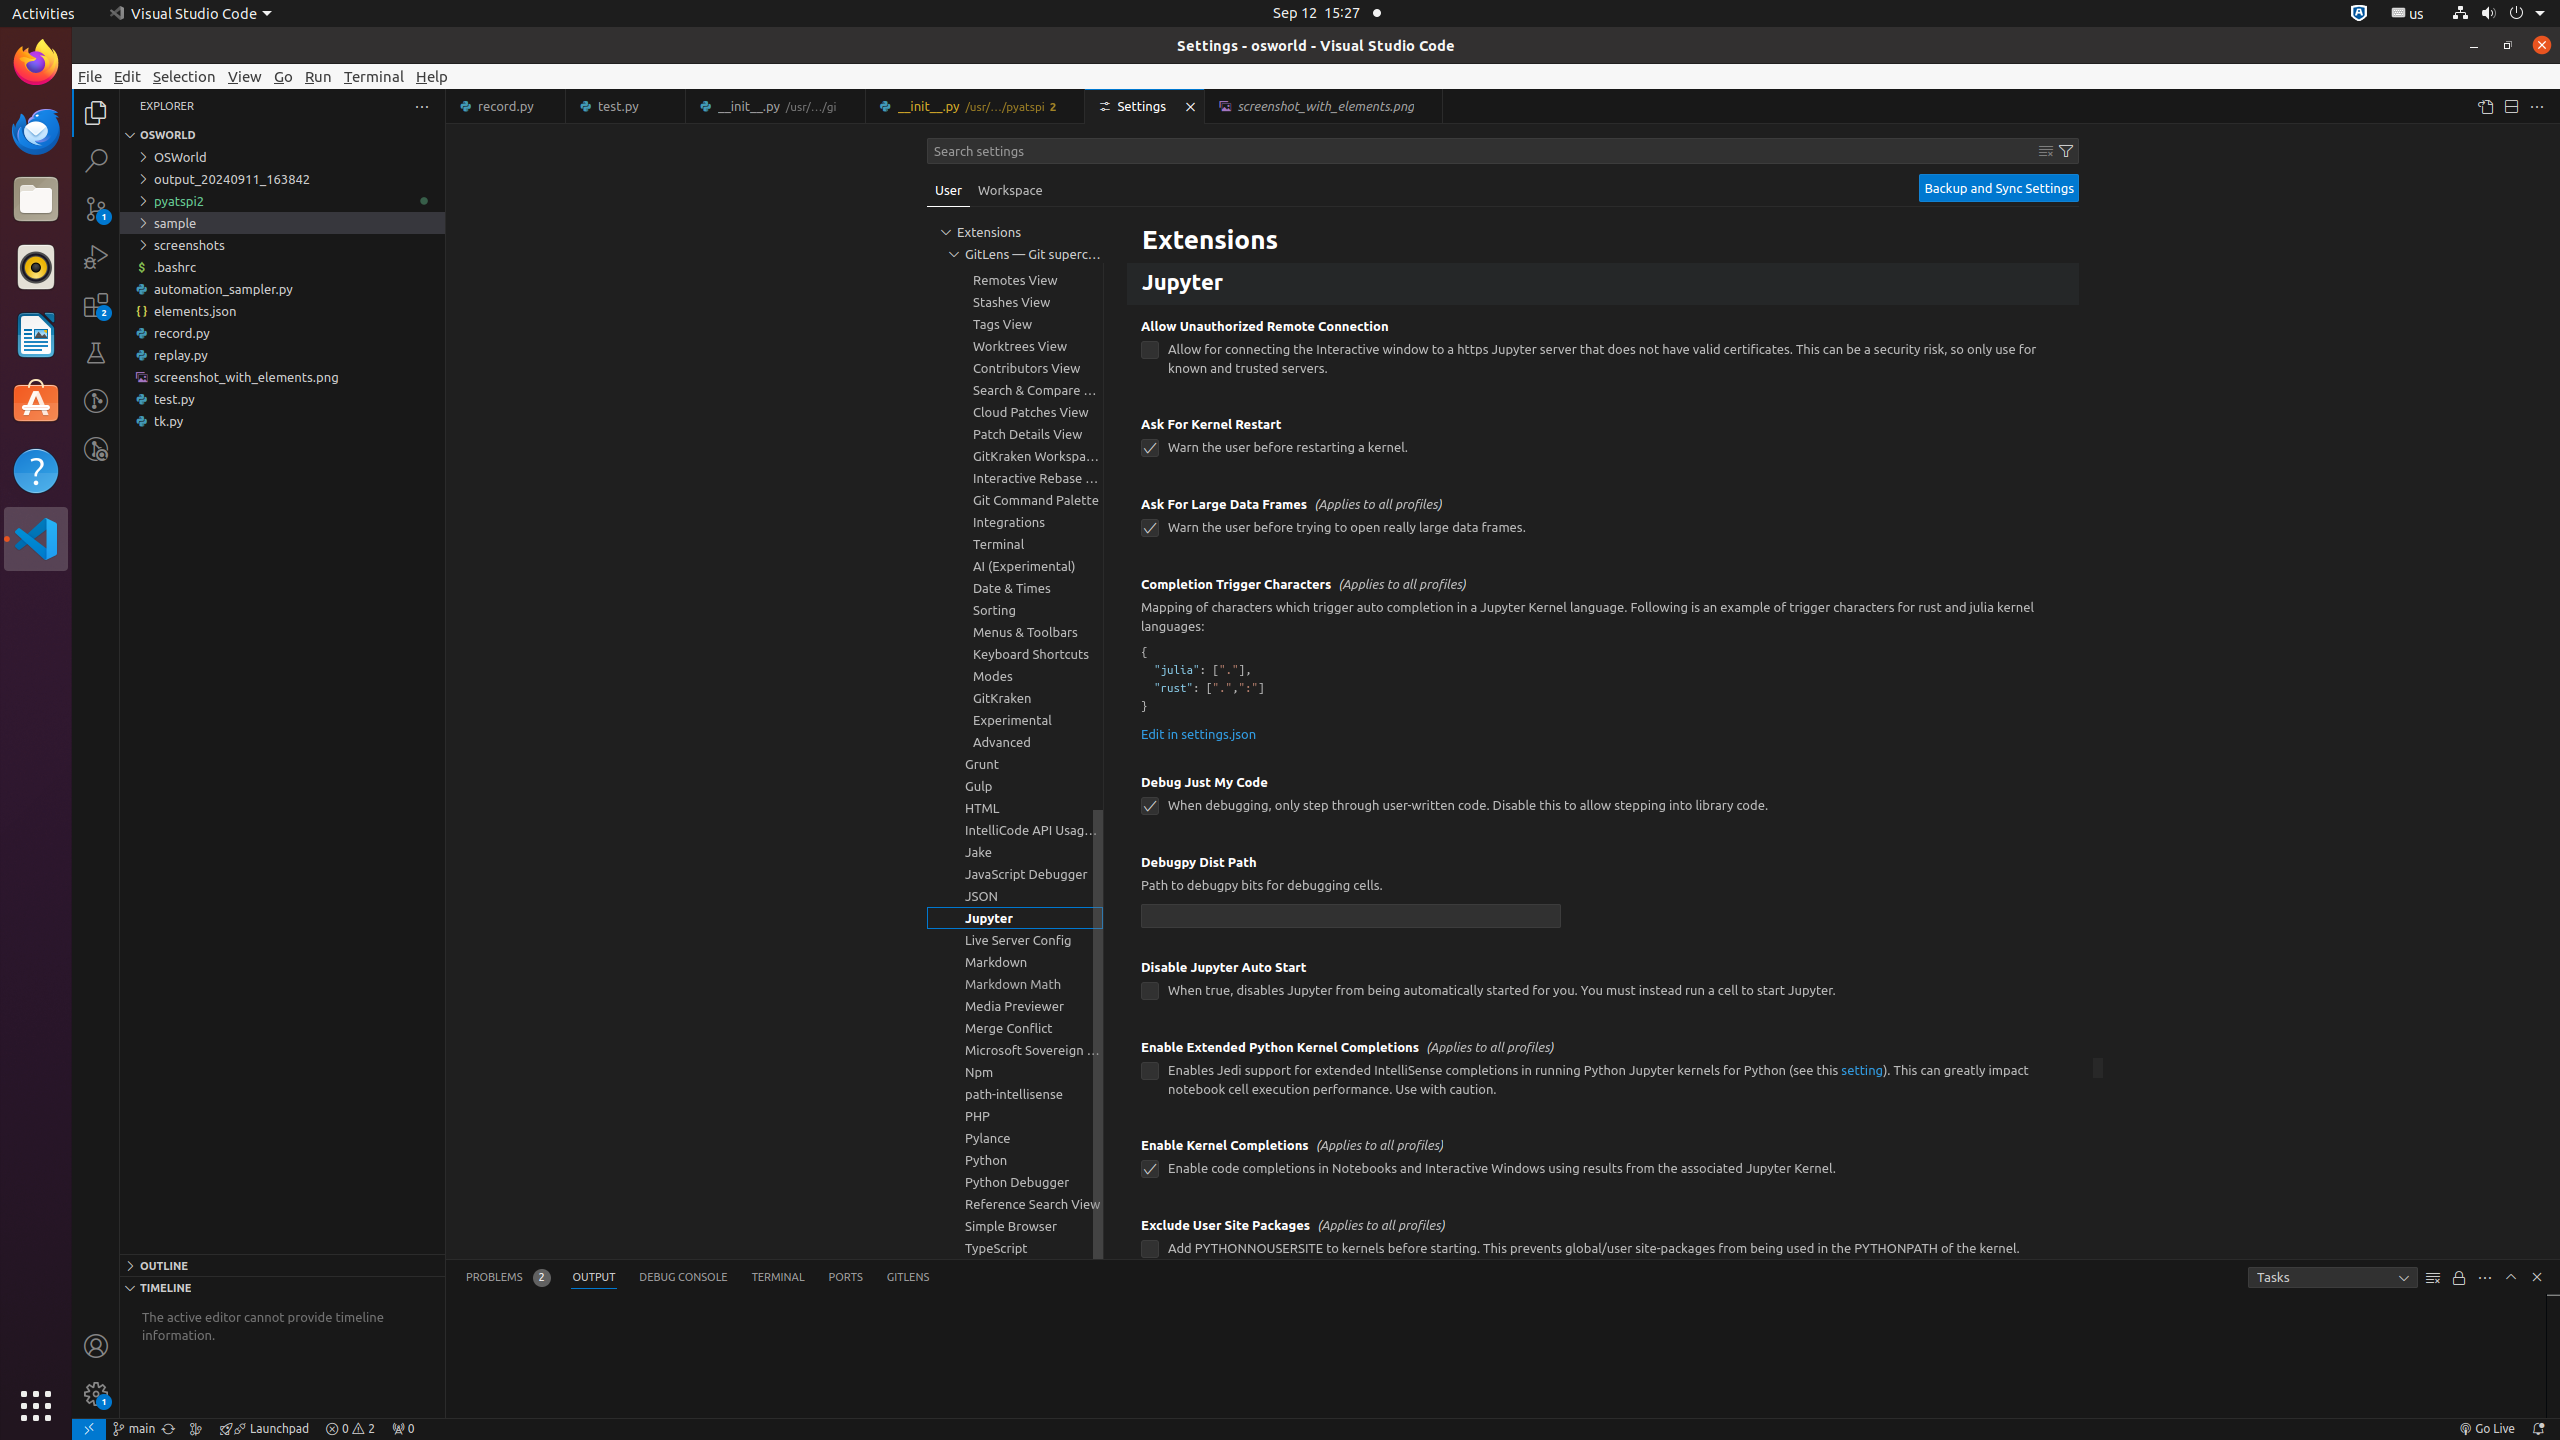  Describe the element at coordinates (1602, 660) in the screenshot. I see `' Completion Trigger Characters. Setting value retained when switching profiles. Mapping of characters which trigger auto completion in a Jupyter Kernel language. Following is an example of trigger characters for rust and julia kernel languages: { "julia": ["."], "rust": [".",":"] }'` at that location.